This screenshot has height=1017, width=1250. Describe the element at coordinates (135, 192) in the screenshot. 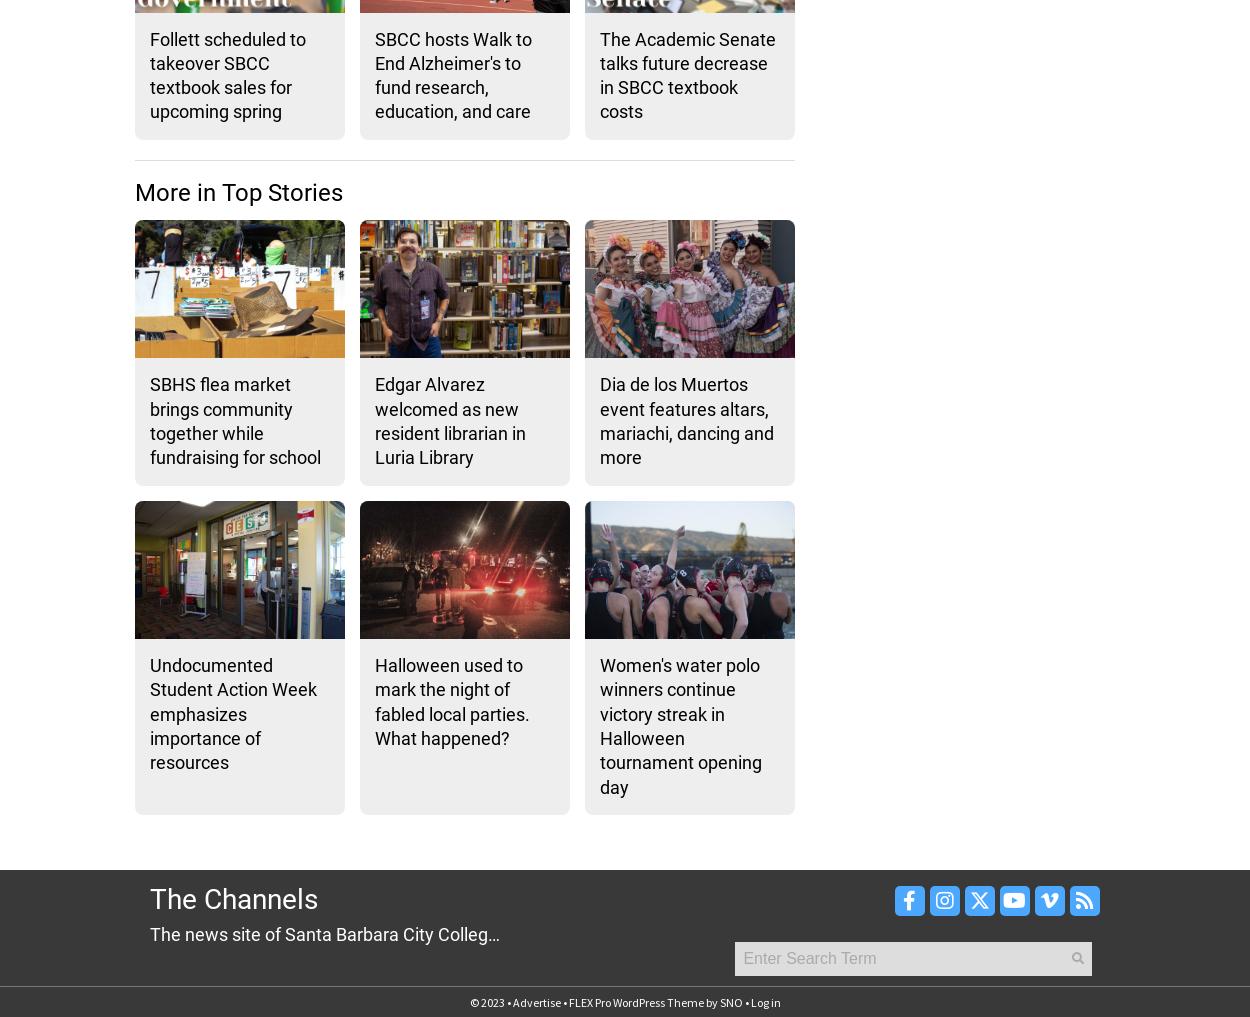

I see `'More in Top Stories'` at that location.